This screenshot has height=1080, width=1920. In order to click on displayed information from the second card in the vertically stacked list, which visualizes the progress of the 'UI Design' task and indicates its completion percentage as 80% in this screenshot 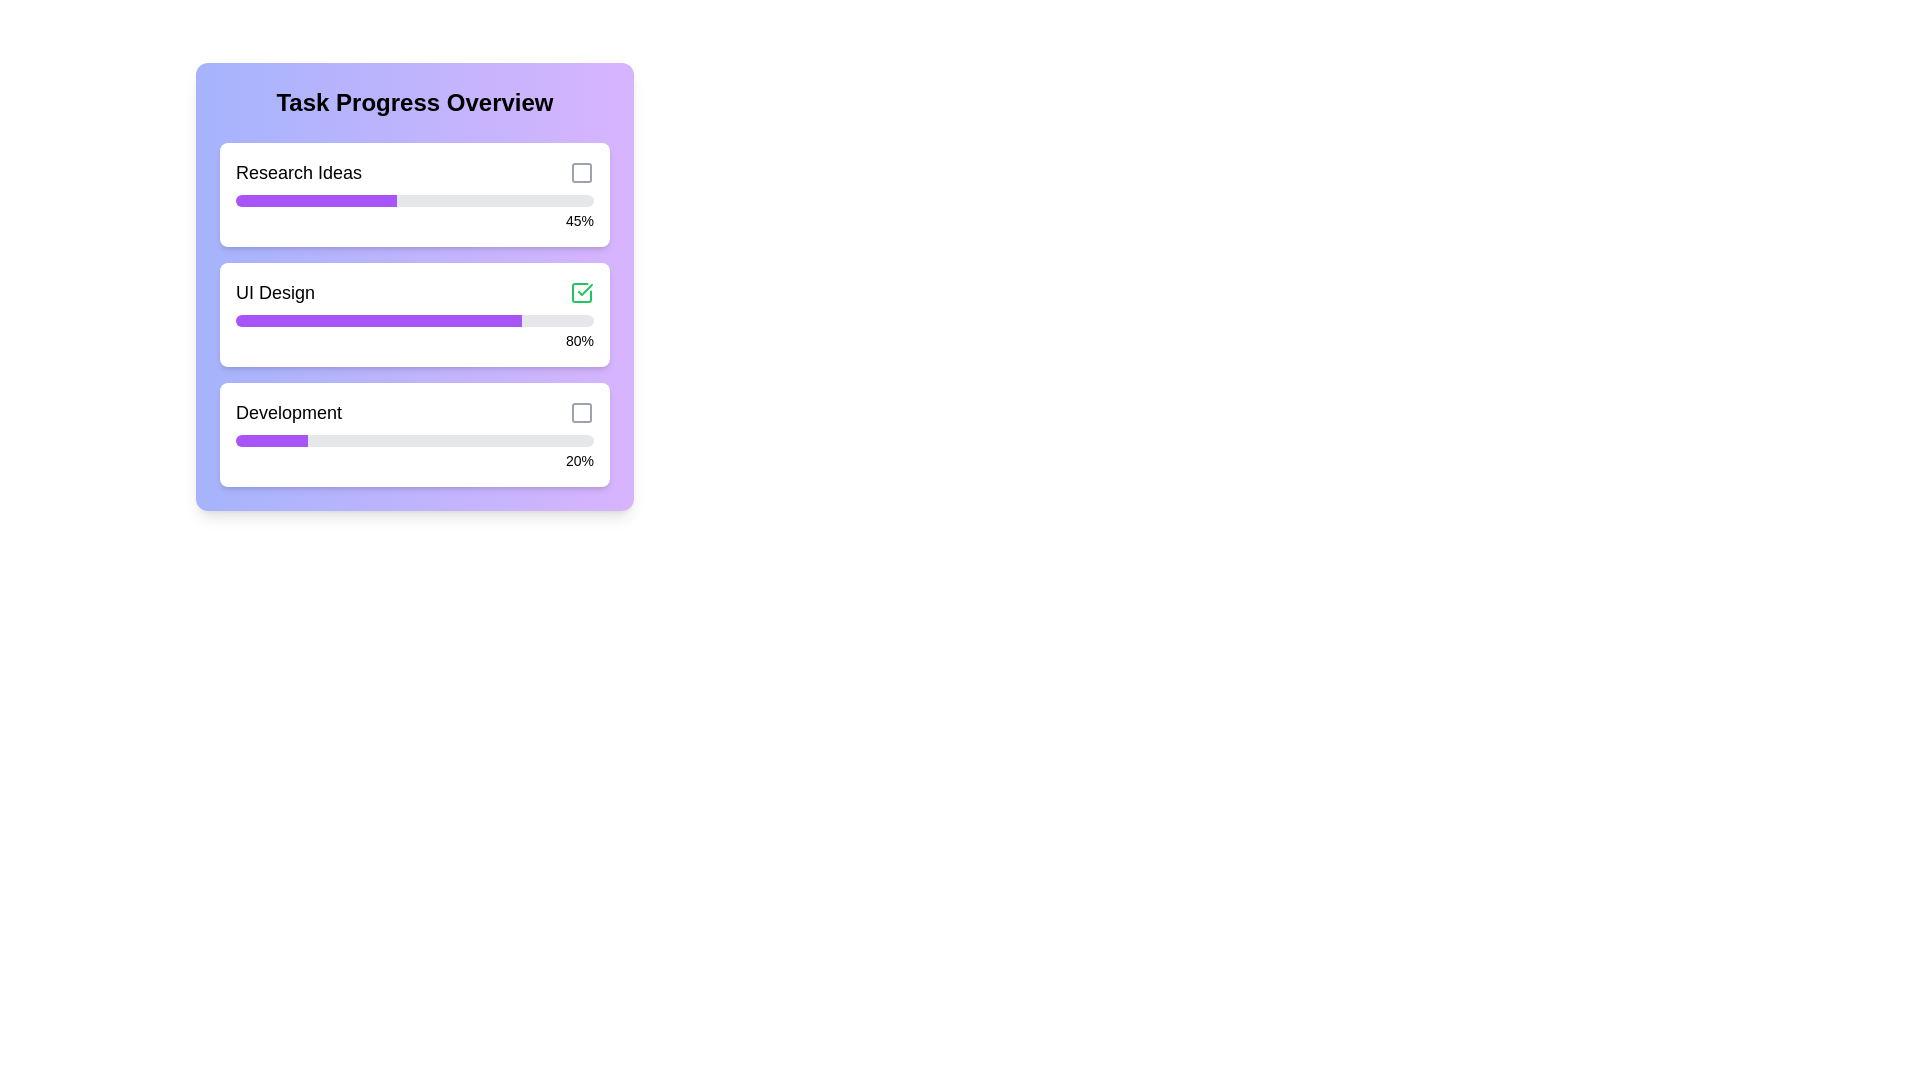, I will do `click(413, 315)`.